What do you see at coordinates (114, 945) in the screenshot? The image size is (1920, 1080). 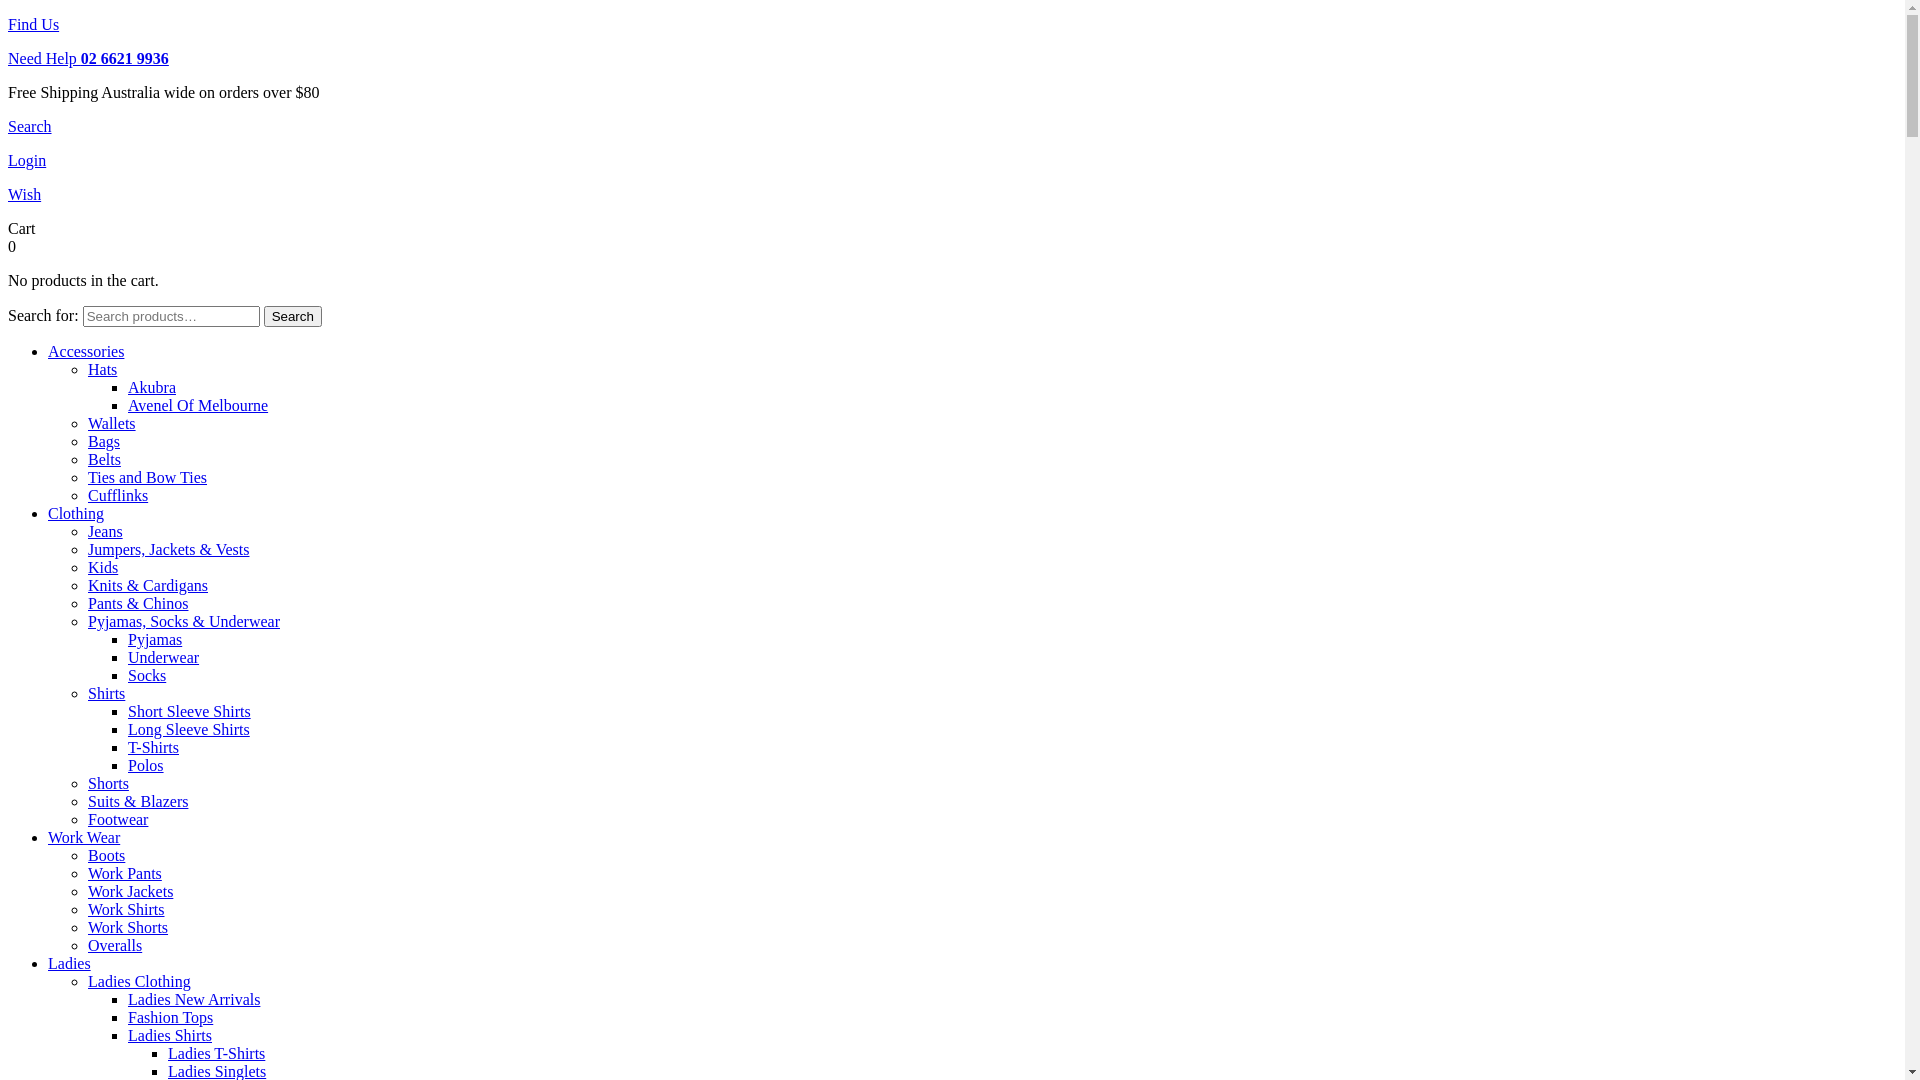 I see `'Overalls'` at bounding box center [114, 945].